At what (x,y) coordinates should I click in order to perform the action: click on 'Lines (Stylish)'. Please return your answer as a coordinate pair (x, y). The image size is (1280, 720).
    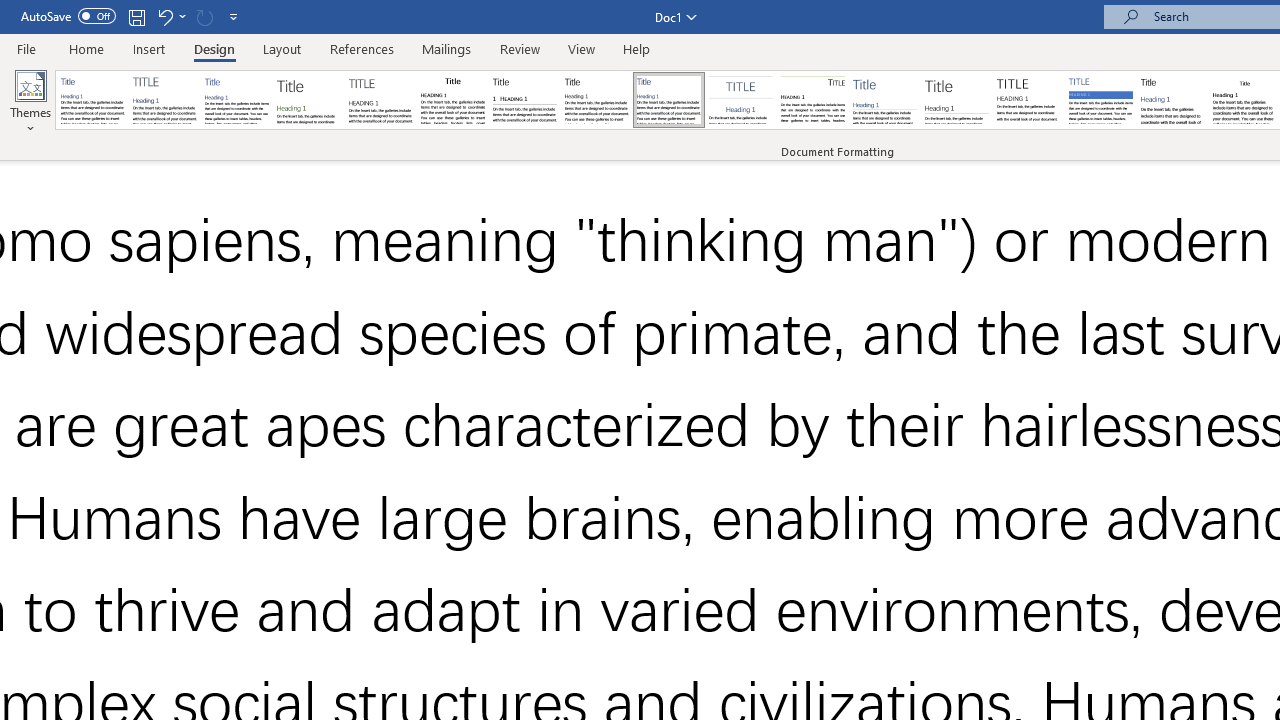
    Looking at the image, I should click on (956, 100).